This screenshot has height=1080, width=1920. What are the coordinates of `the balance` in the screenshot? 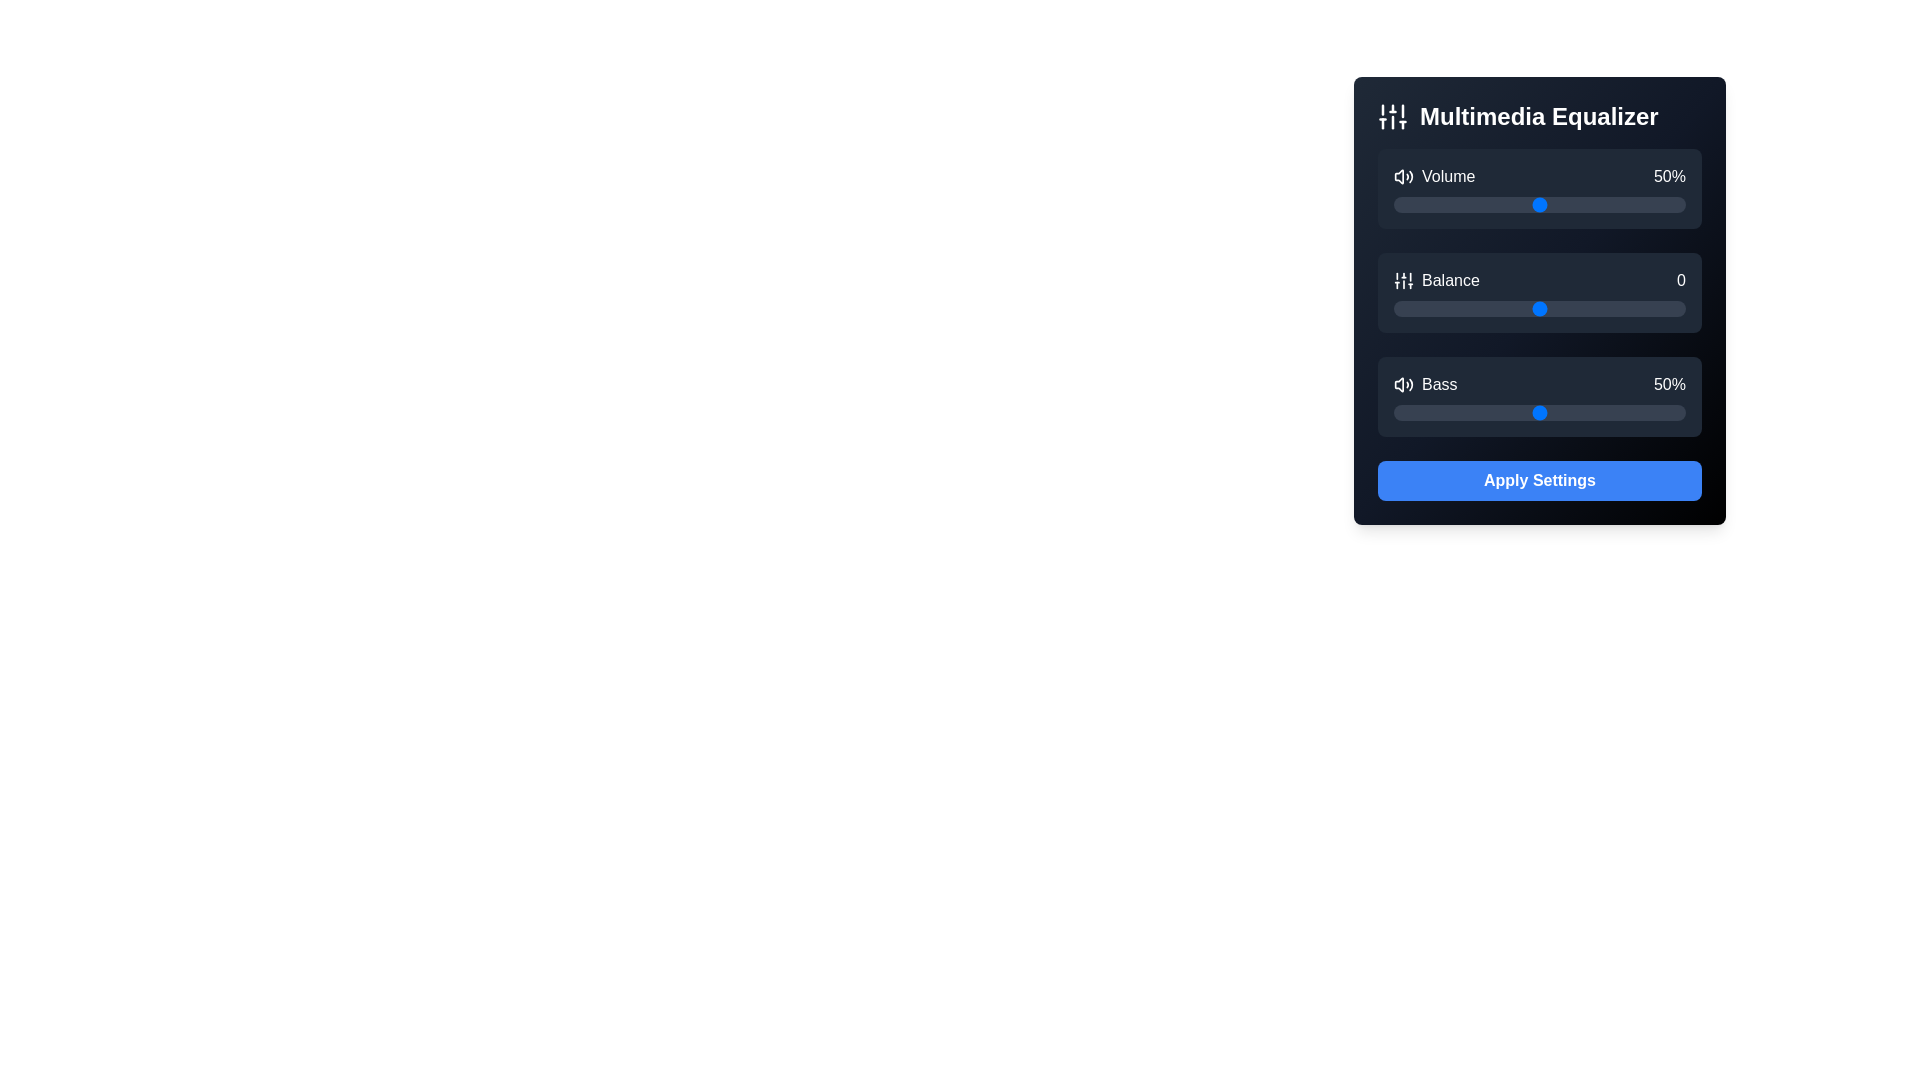 It's located at (1536, 308).